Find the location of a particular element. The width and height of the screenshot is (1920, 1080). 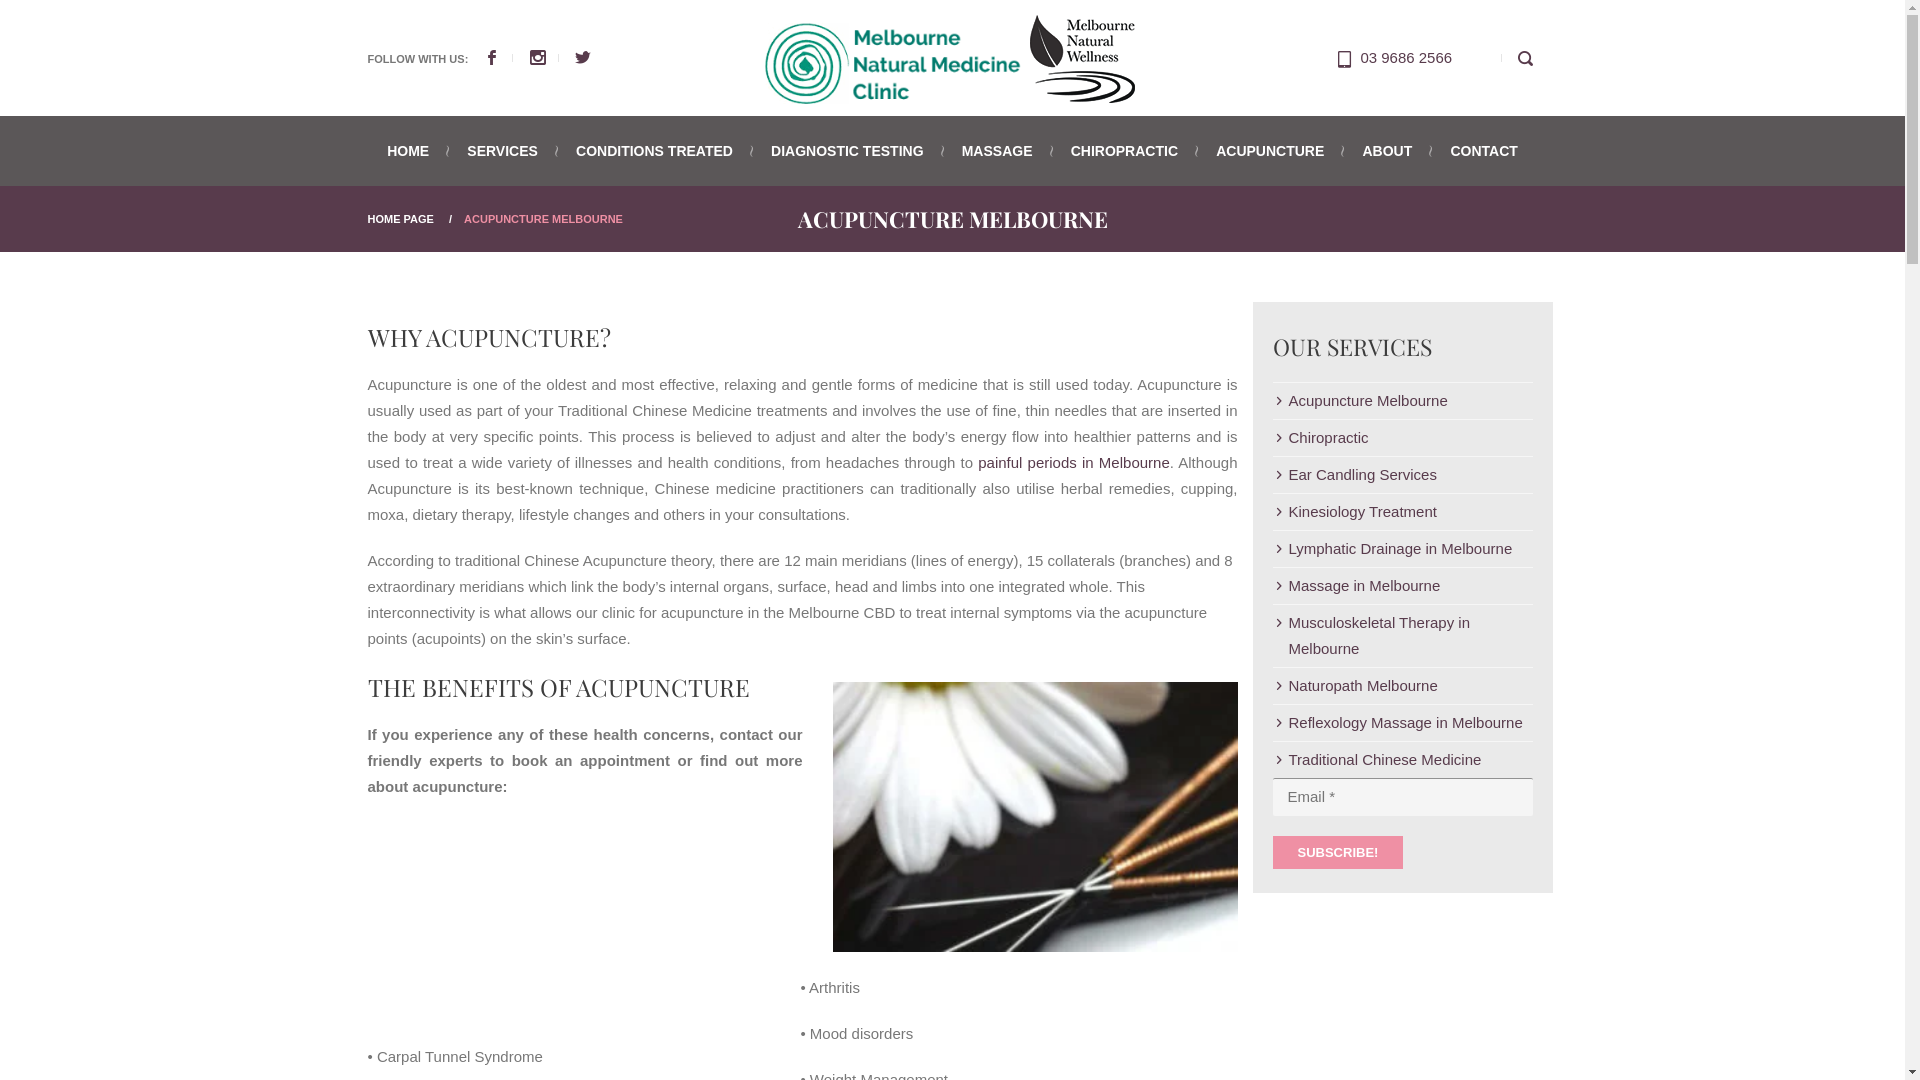

'Ear Candling Services' is located at coordinates (1353, 474).